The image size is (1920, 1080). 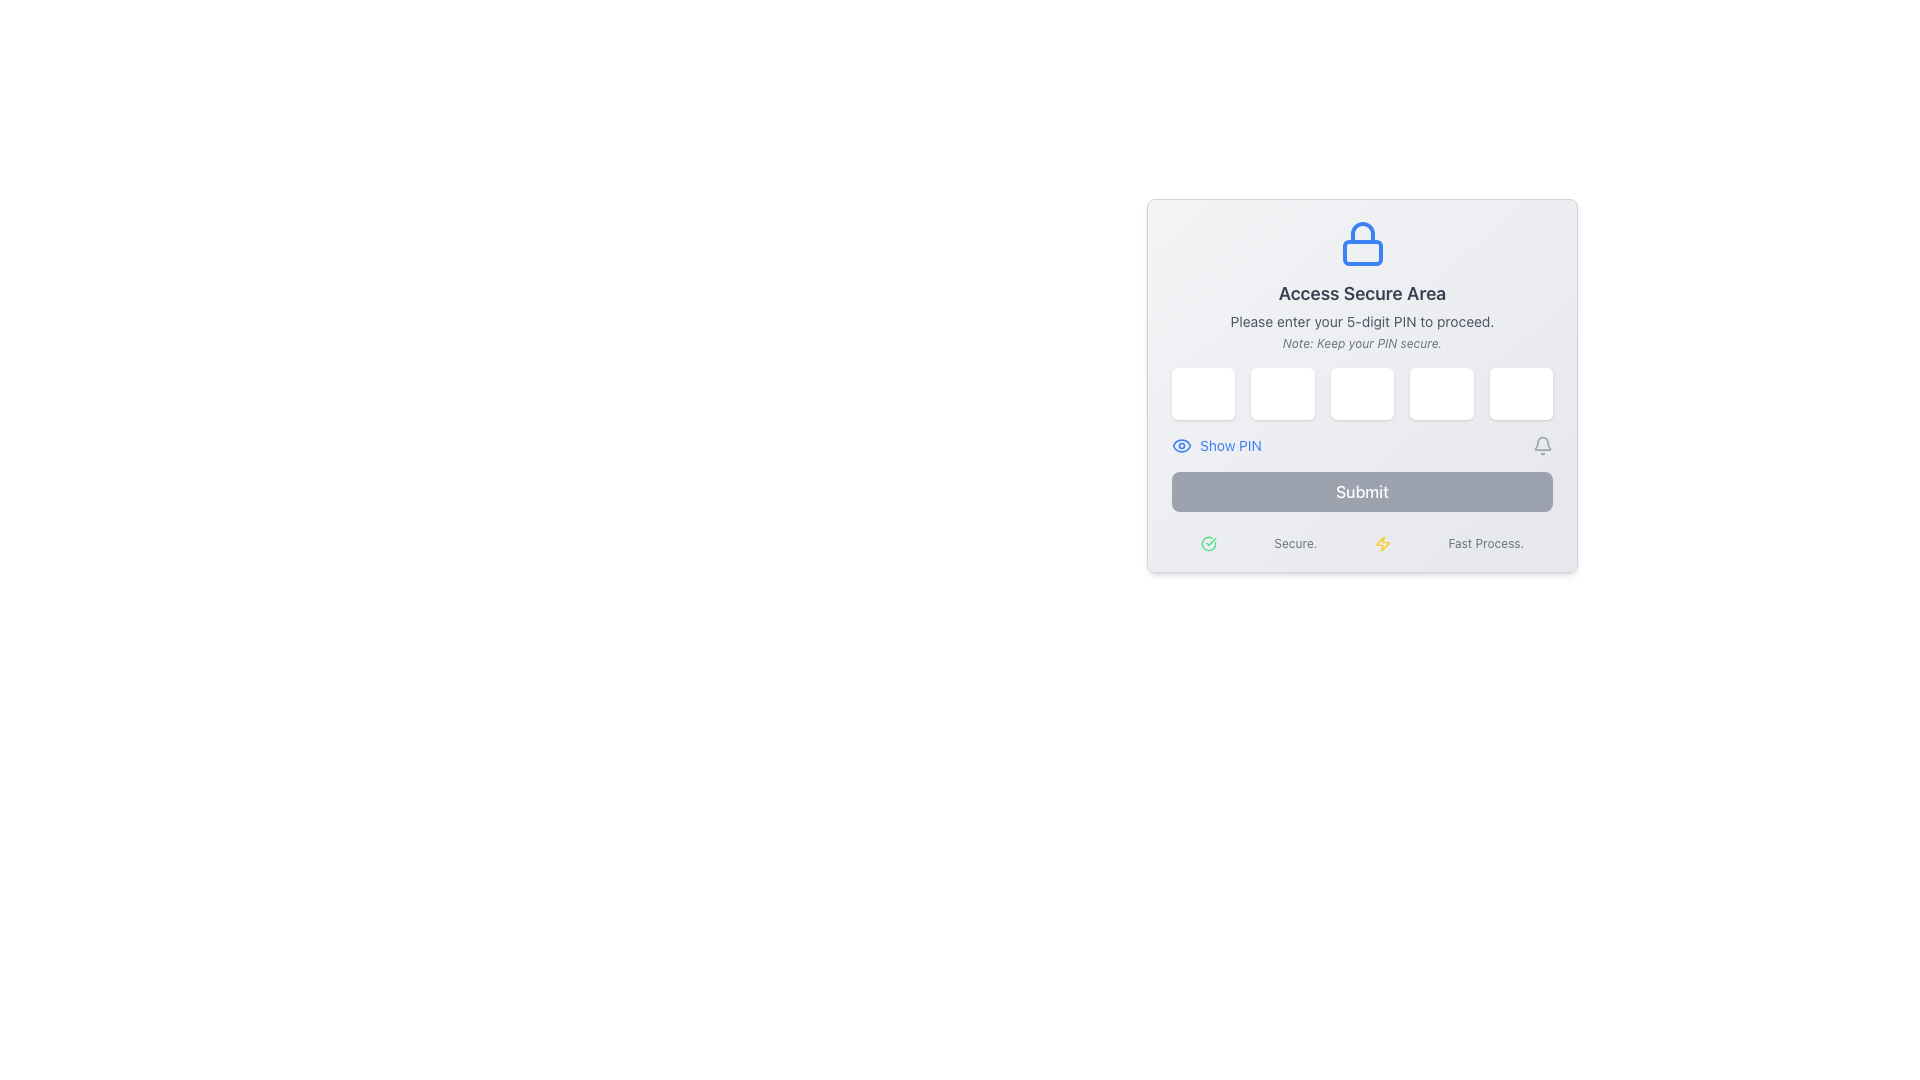 What do you see at coordinates (1181, 445) in the screenshot?
I see `the Icon or Toggle visibility button located to the immediate left of the 'Show PIN' text` at bounding box center [1181, 445].